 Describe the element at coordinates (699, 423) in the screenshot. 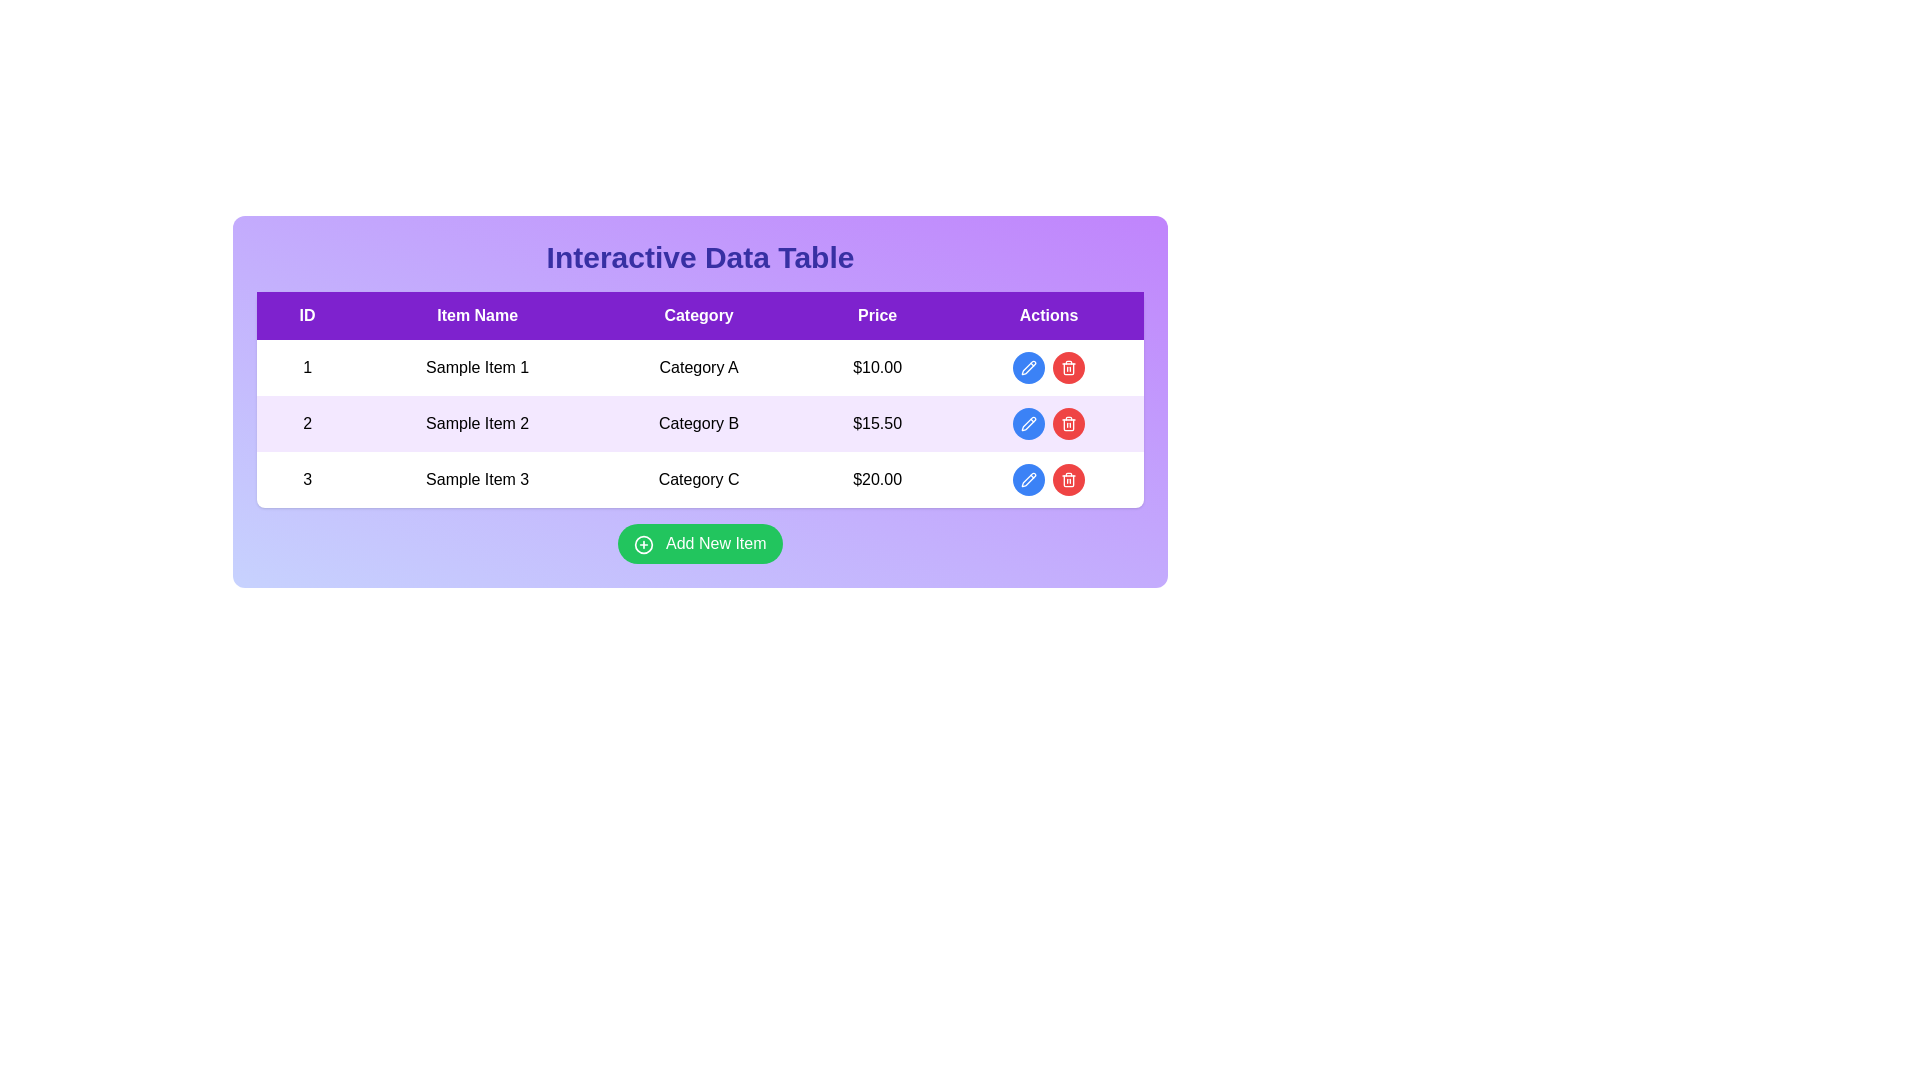

I see `the text cell containing 'Category B' in the second row and third column of the data table, which is centered within a card-styled box` at that location.